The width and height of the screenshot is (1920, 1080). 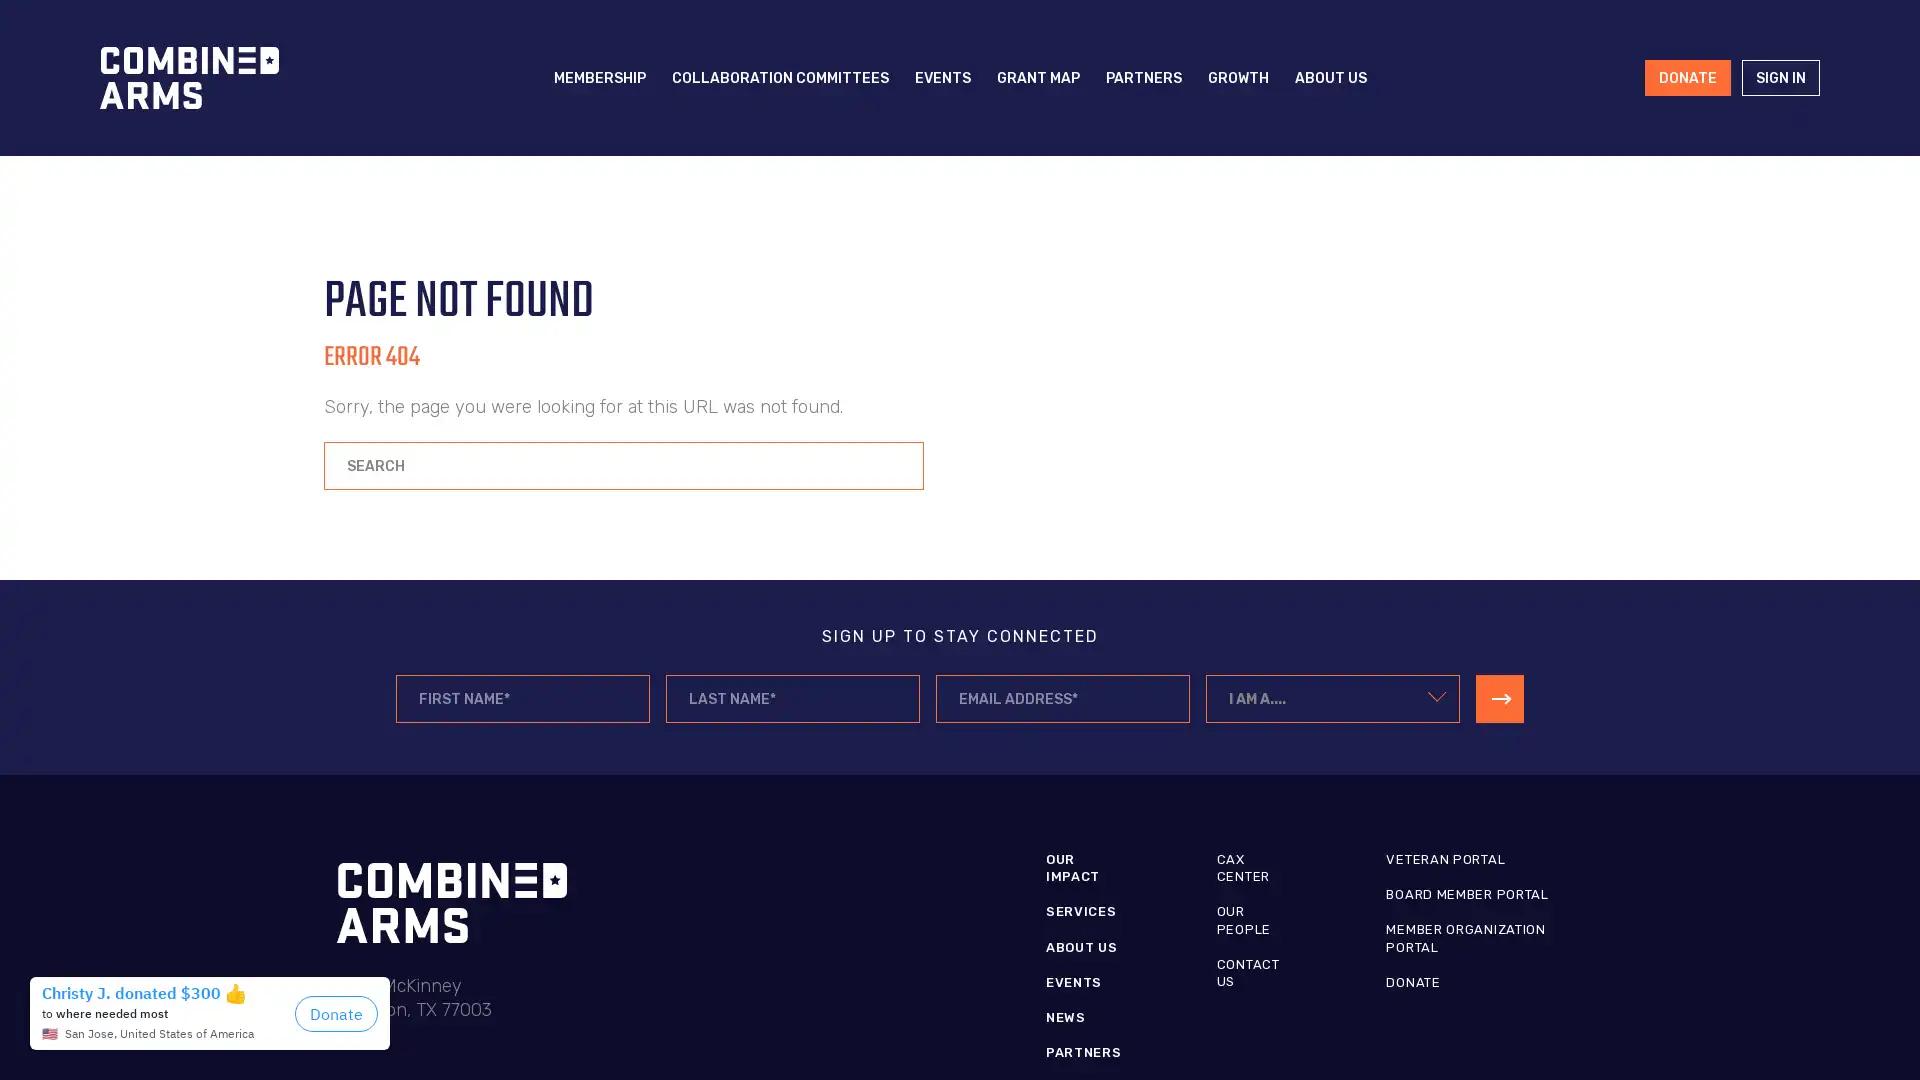 I want to click on Submit, so click(x=1499, y=697).